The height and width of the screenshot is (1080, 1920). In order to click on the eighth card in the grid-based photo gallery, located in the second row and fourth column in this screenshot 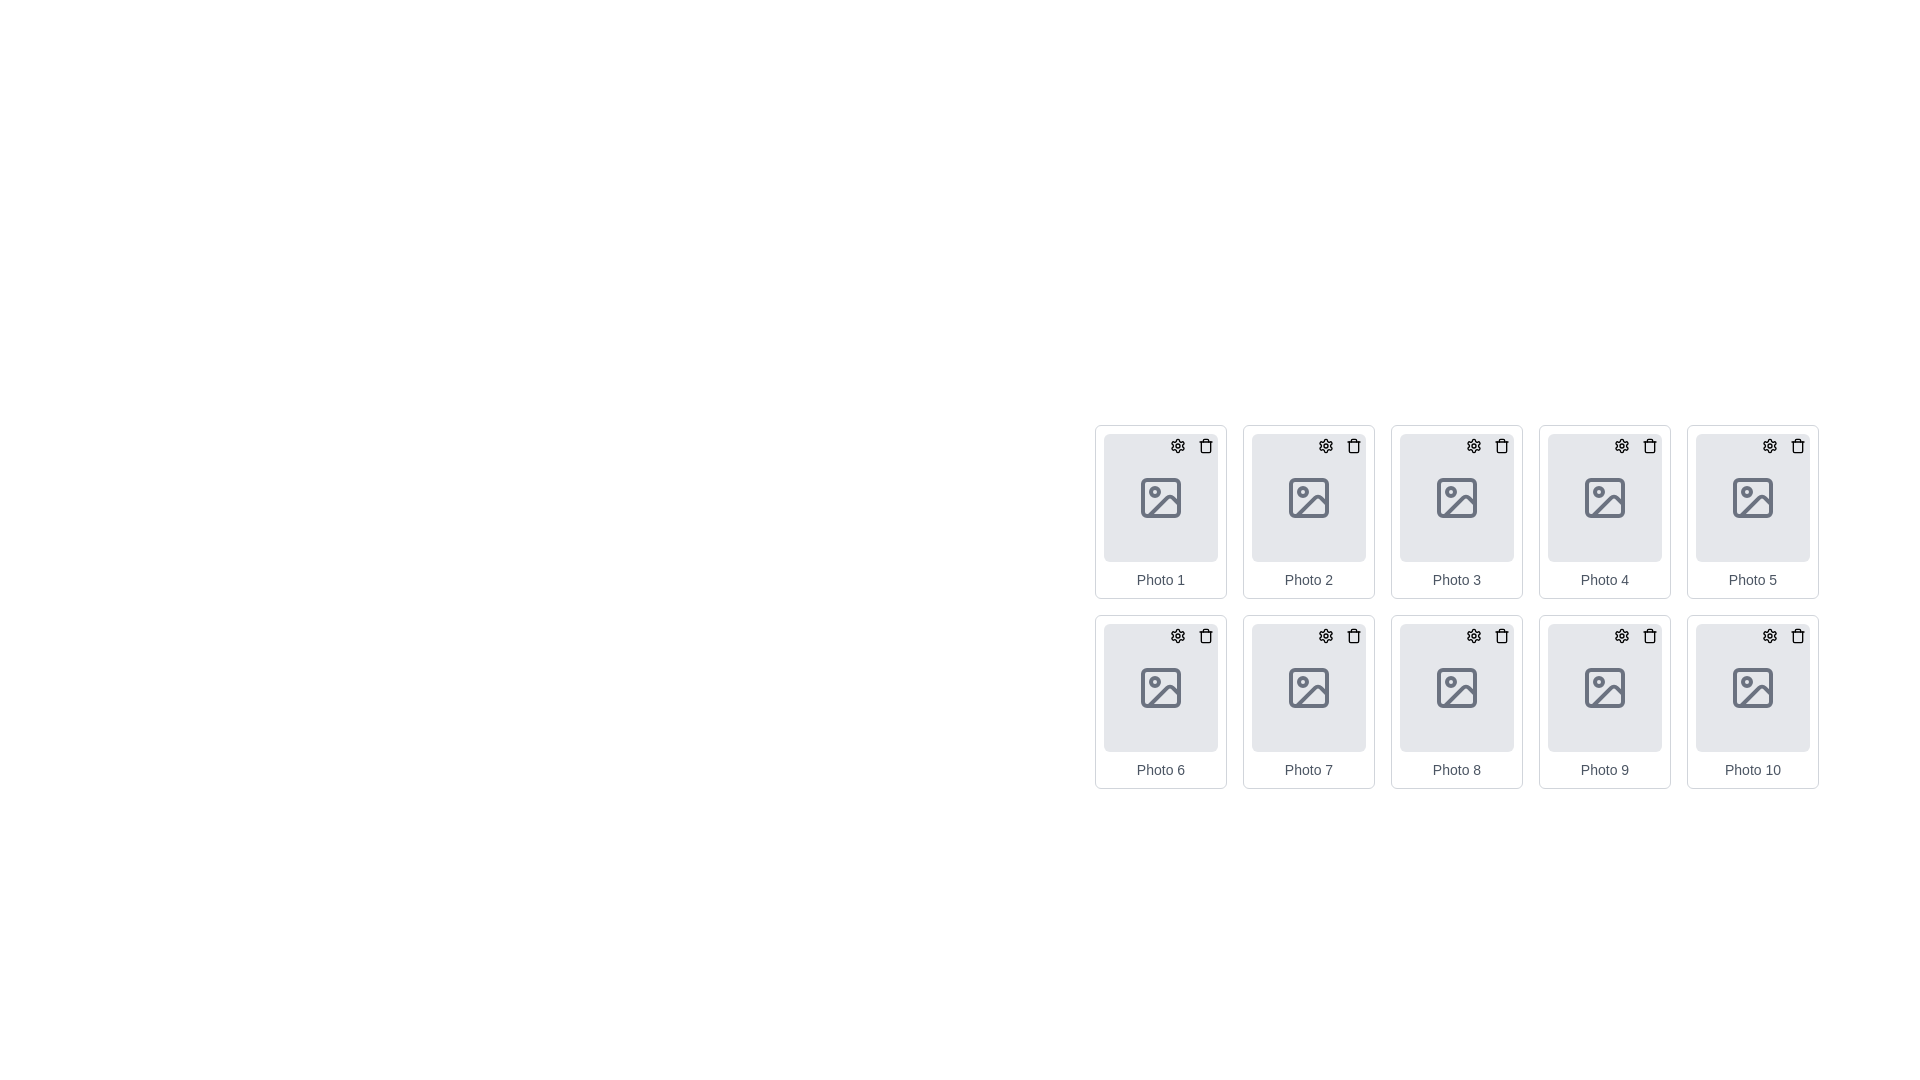, I will do `click(1457, 701)`.